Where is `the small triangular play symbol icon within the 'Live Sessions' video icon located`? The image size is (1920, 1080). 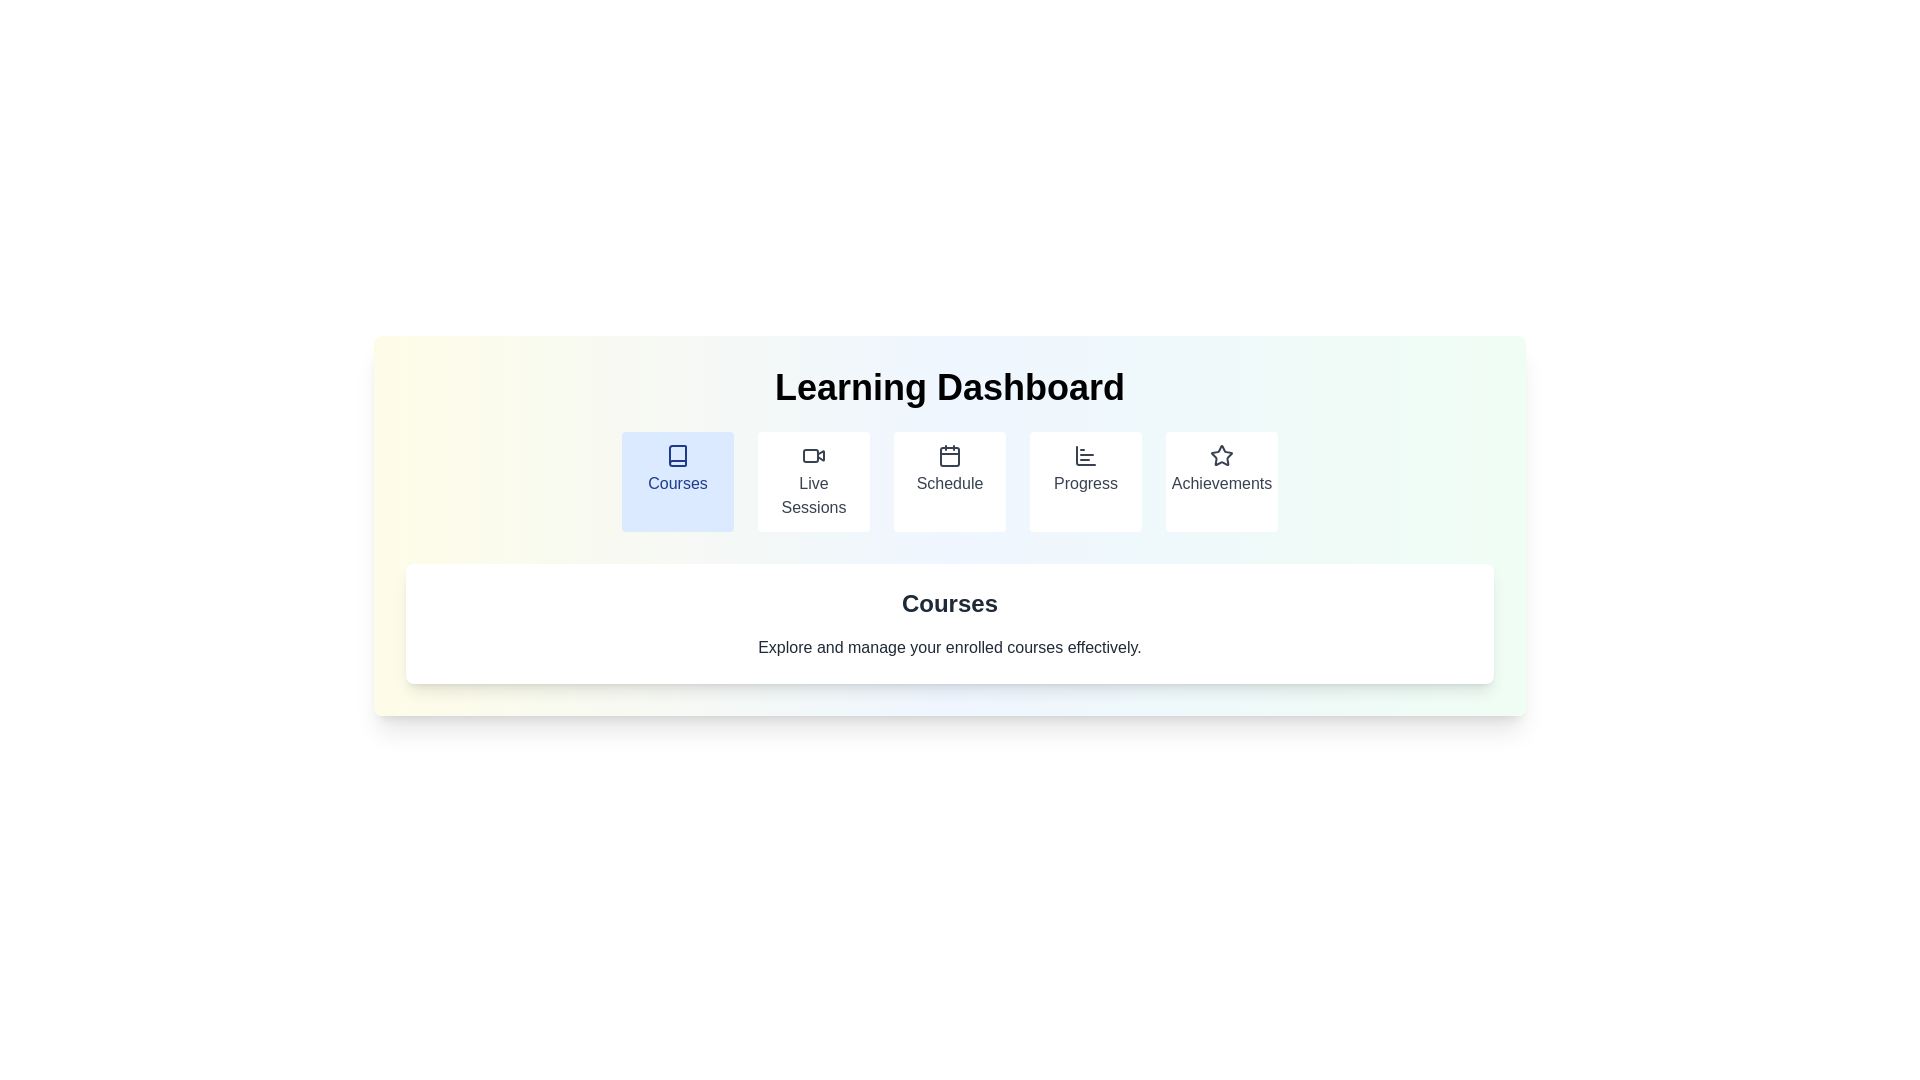 the small triangular play symbol icon within the 'Live Sessions' video icon located is located at coordinates (820, 455).